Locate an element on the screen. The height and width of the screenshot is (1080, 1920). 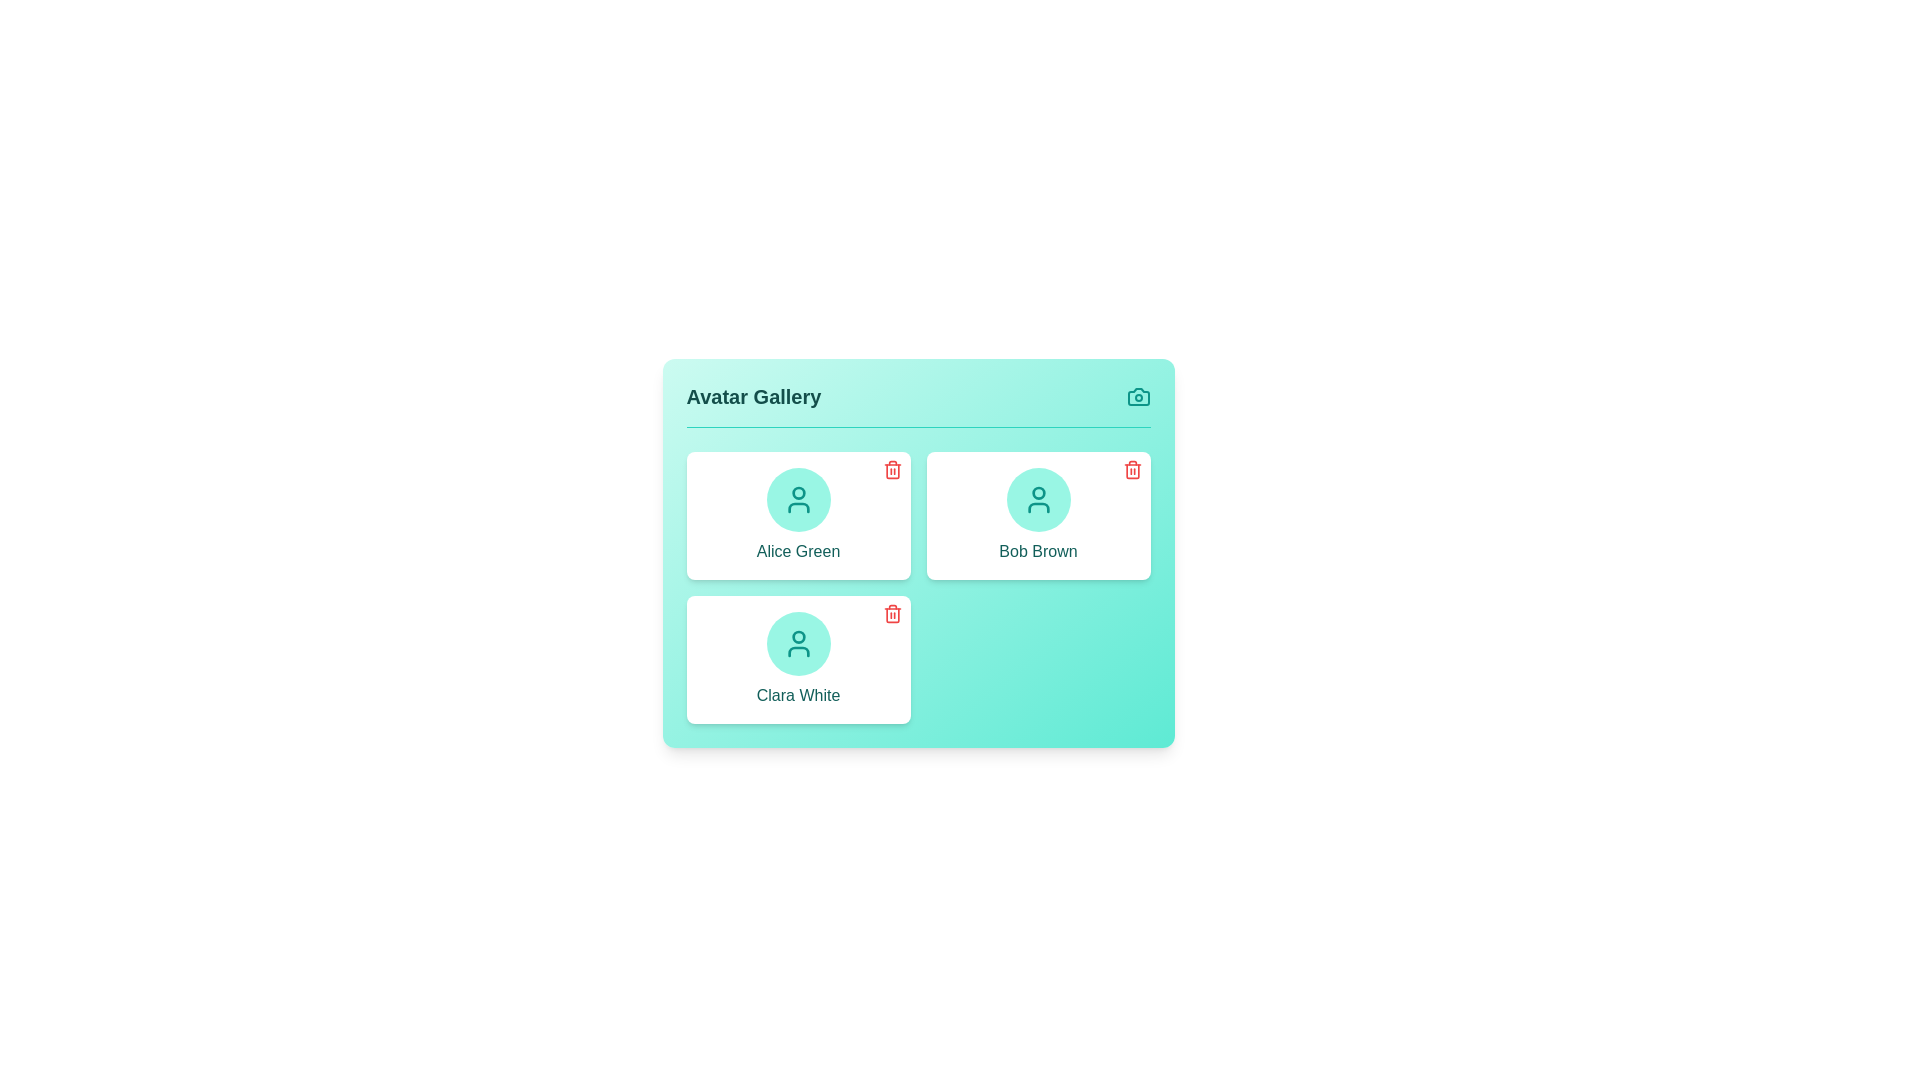
the iconographic element representing the user 'Alice Green' in the Avatar Gallery section, located on the leftmost card is located at coordinates (797, 507).